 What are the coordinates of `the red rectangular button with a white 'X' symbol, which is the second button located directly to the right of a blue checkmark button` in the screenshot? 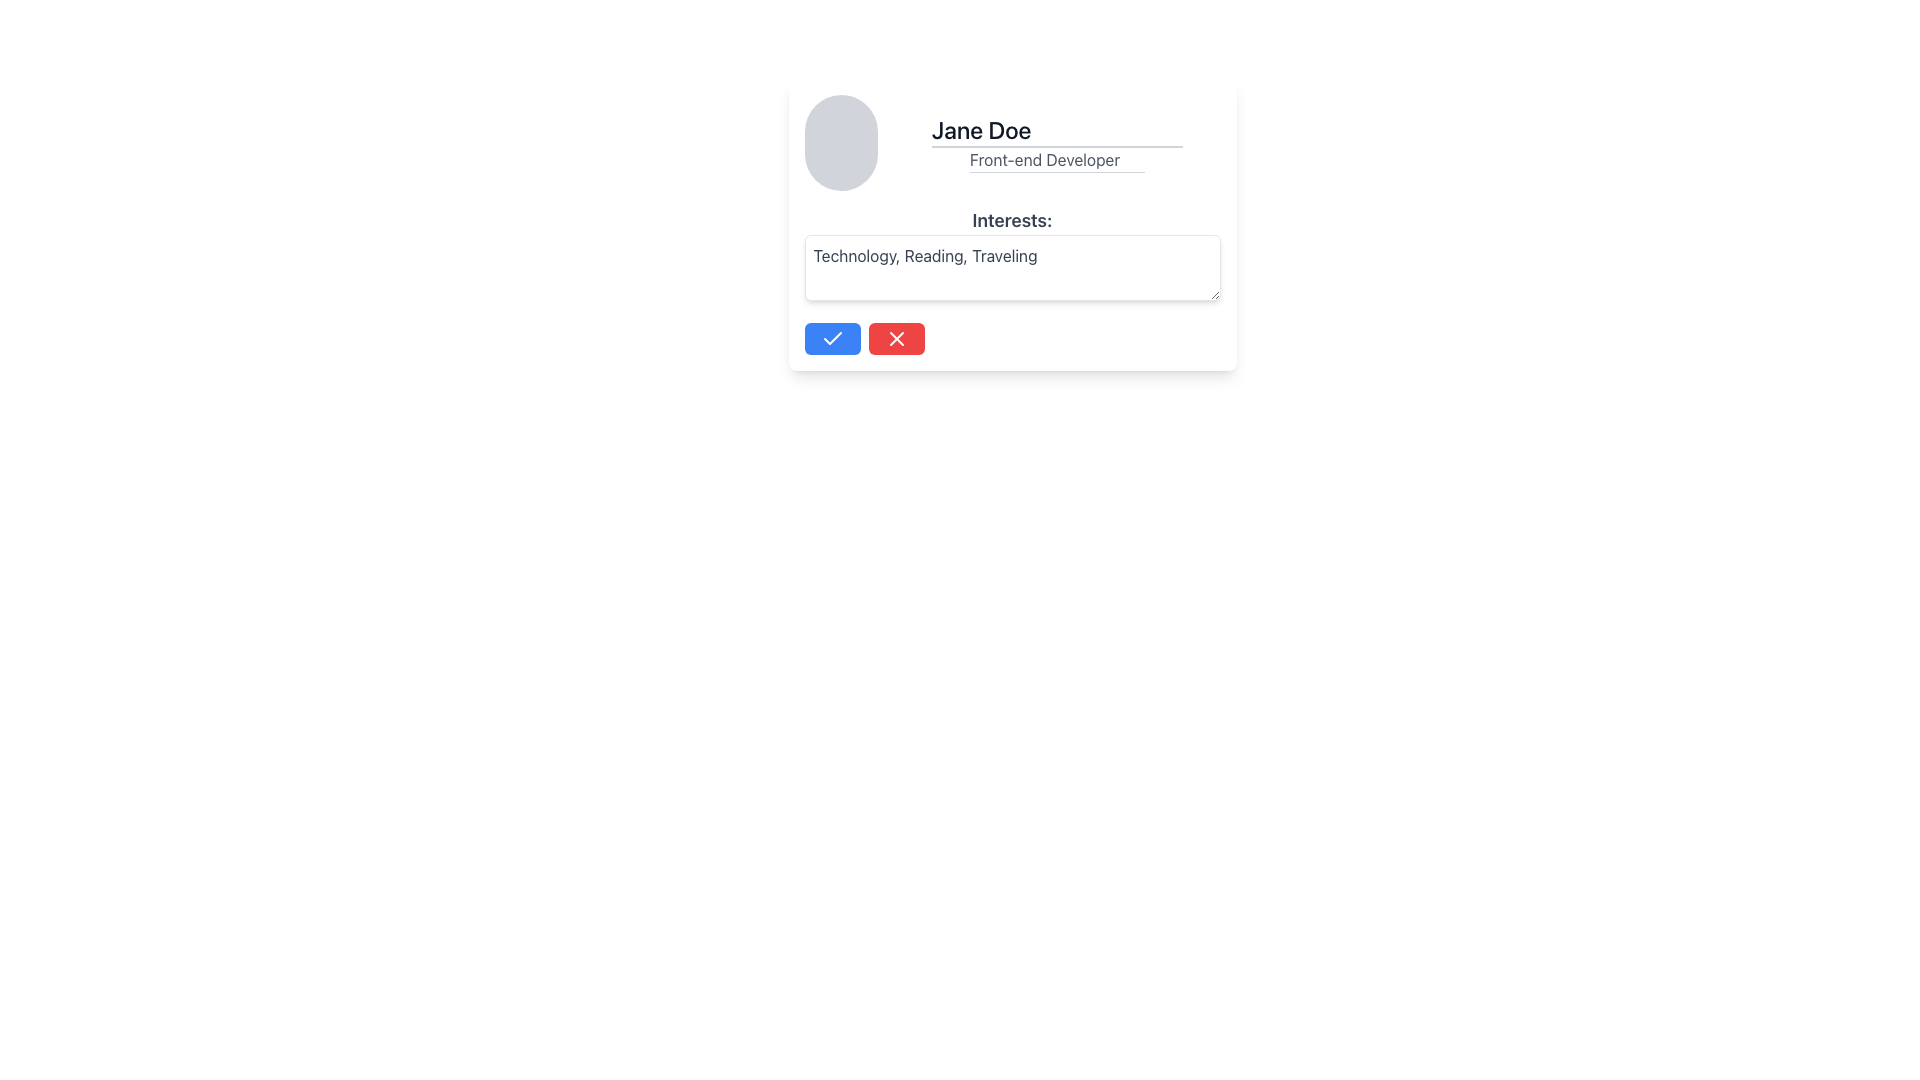 It's located at (895, 338).